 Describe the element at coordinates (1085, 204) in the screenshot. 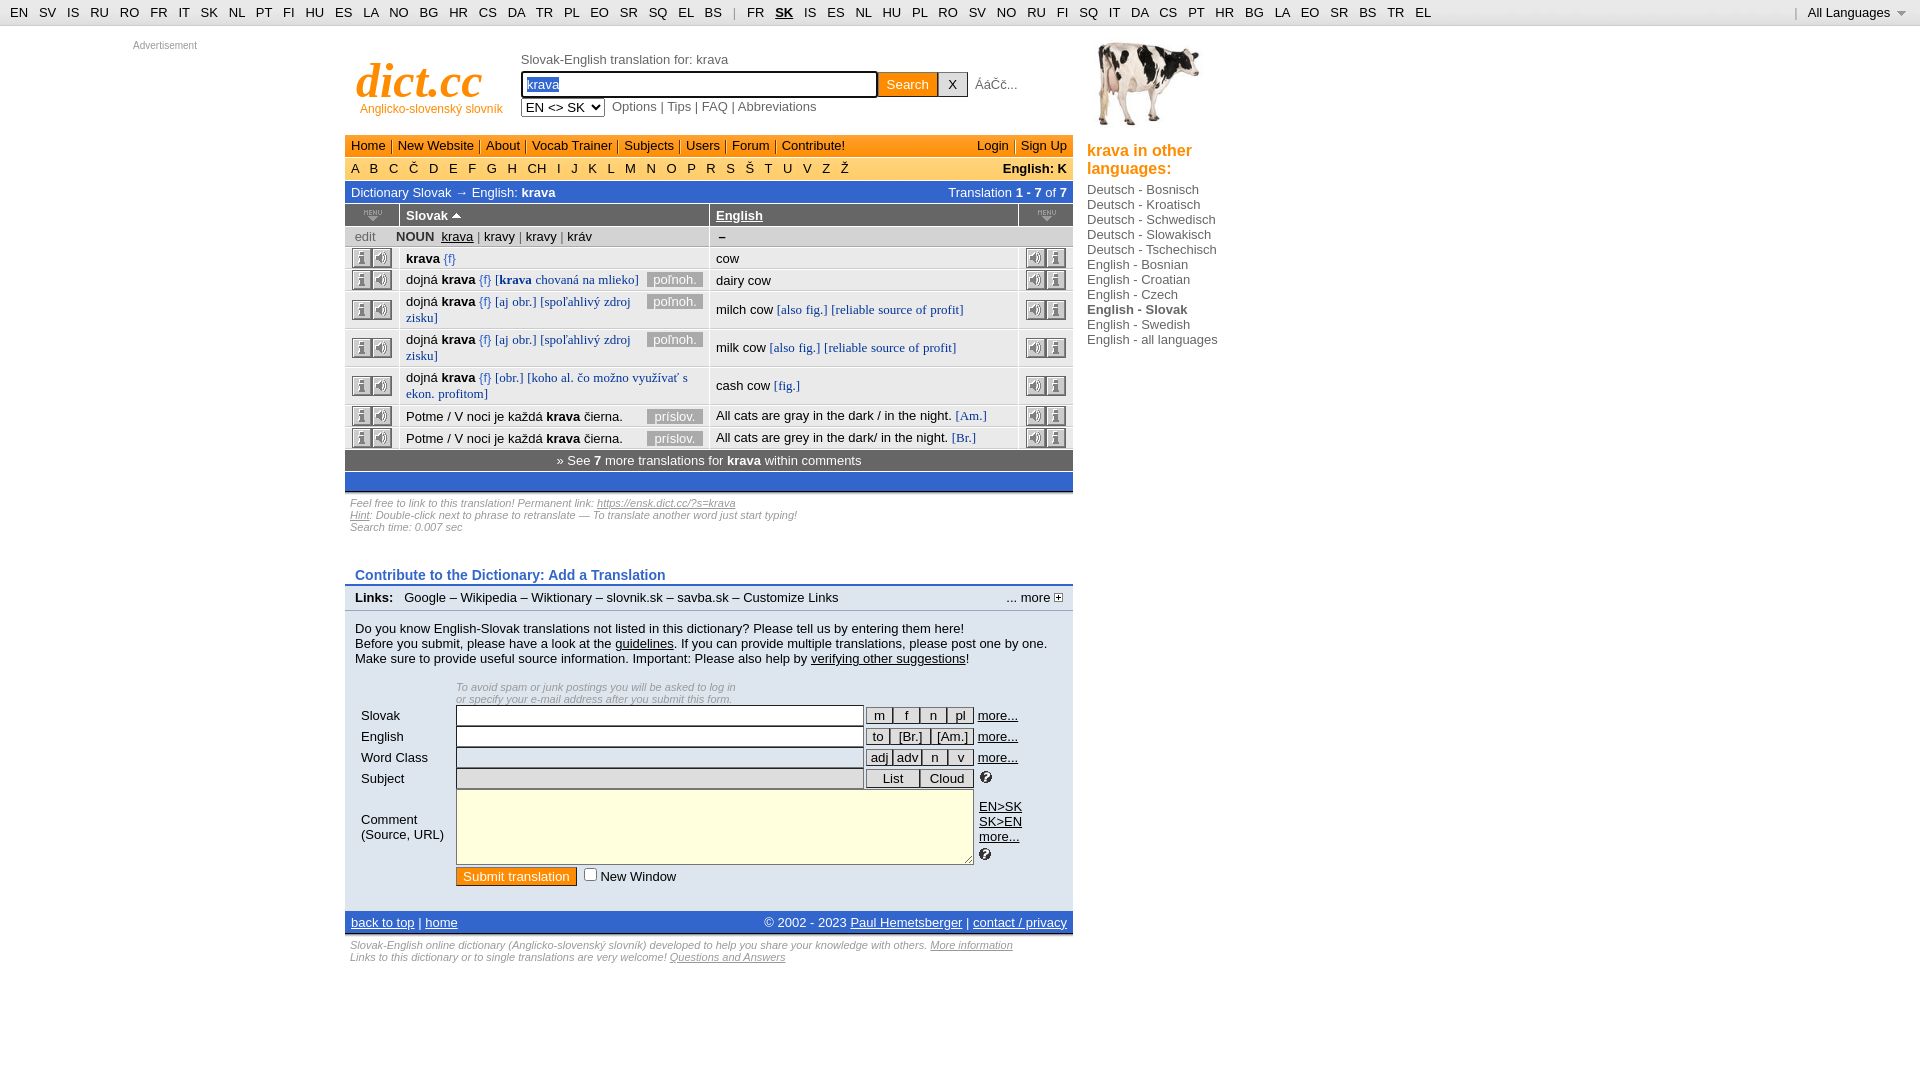

I see `'Deutsch - Kroatisch'` at that location.